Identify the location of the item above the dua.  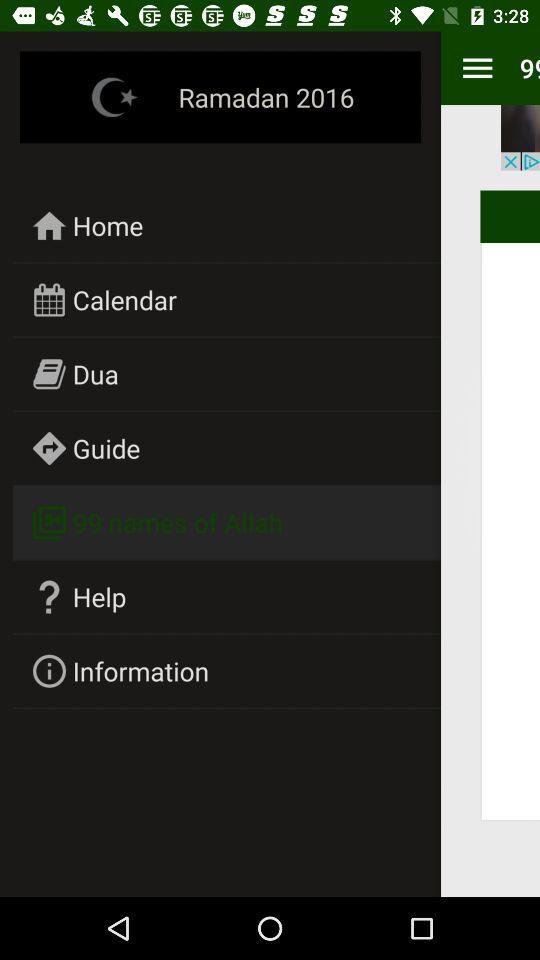
(124, 298).